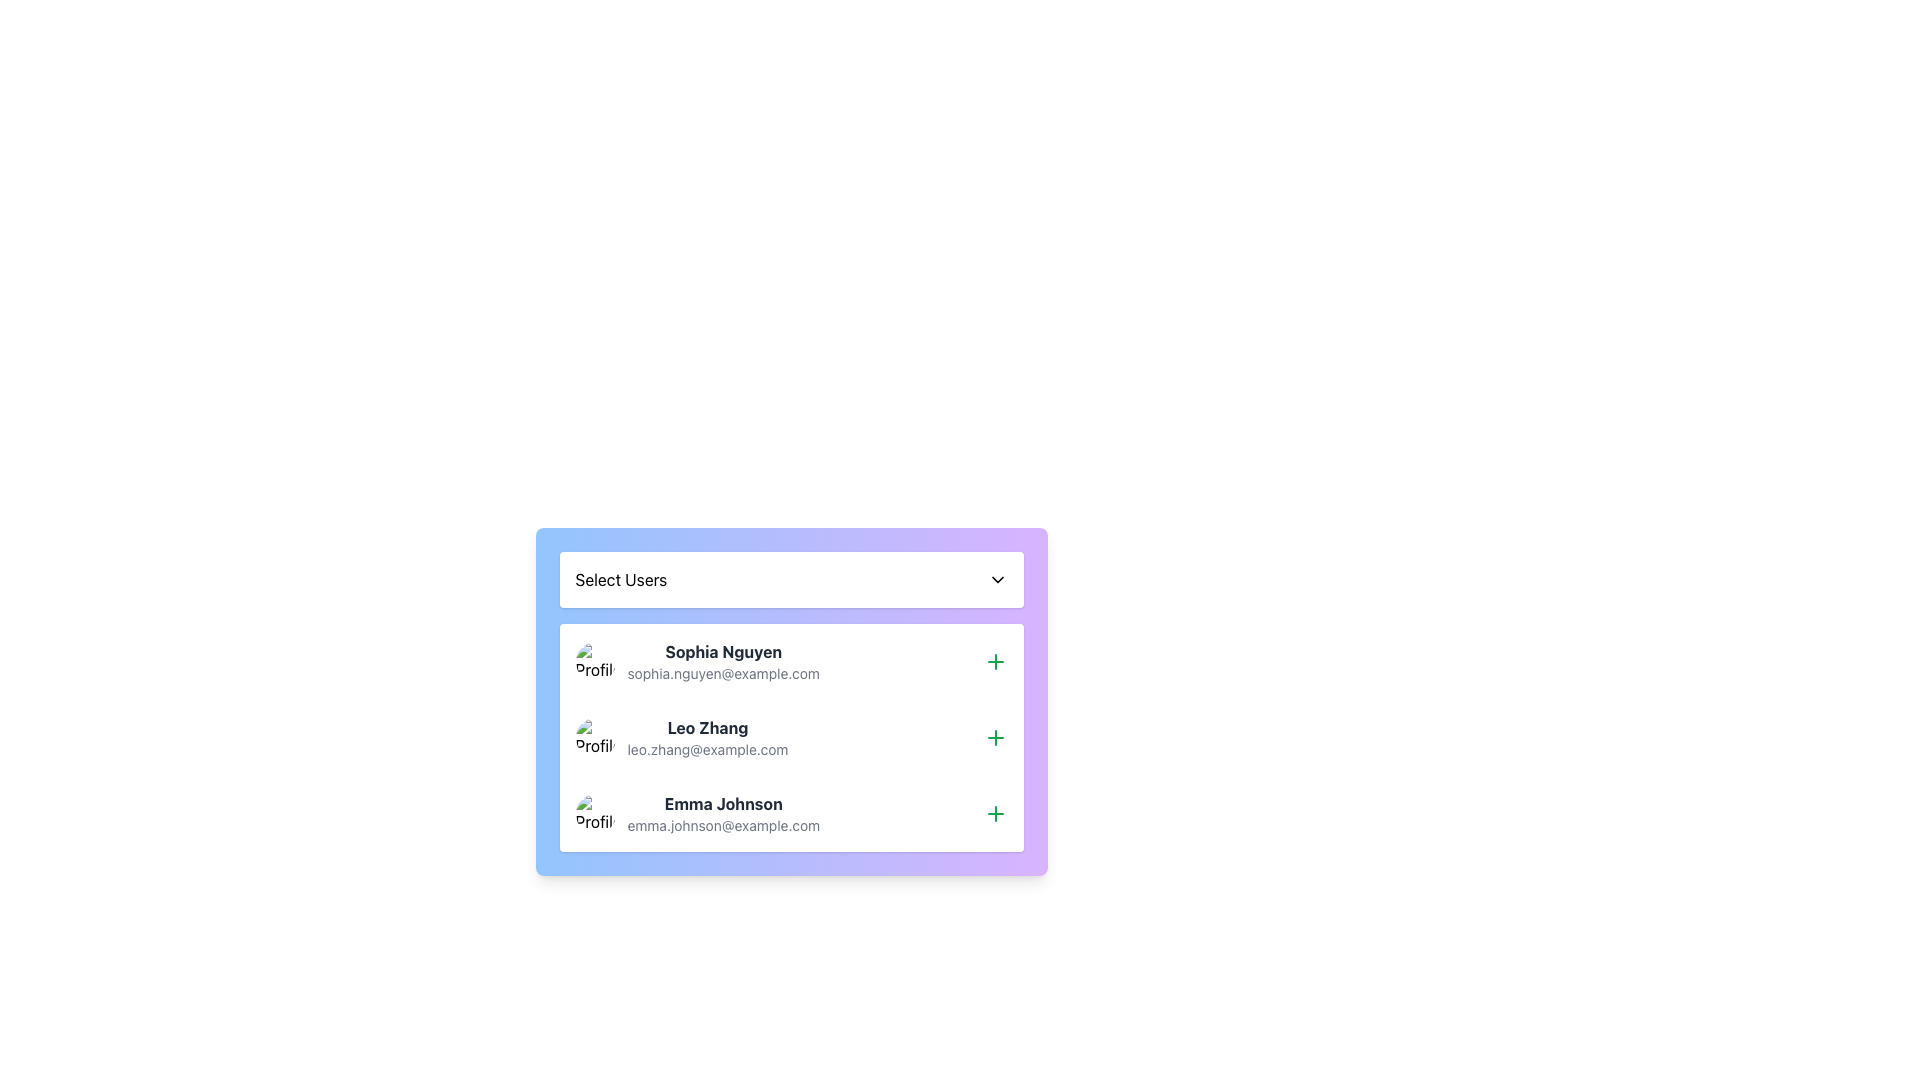  What do you see at coordinates (995, 737) in the screenshot?
I see `the plus icon button located at the rightmost end of the 'Leo Zhang' list item to initiate an action related to the user` at bounding box center [995, 737].